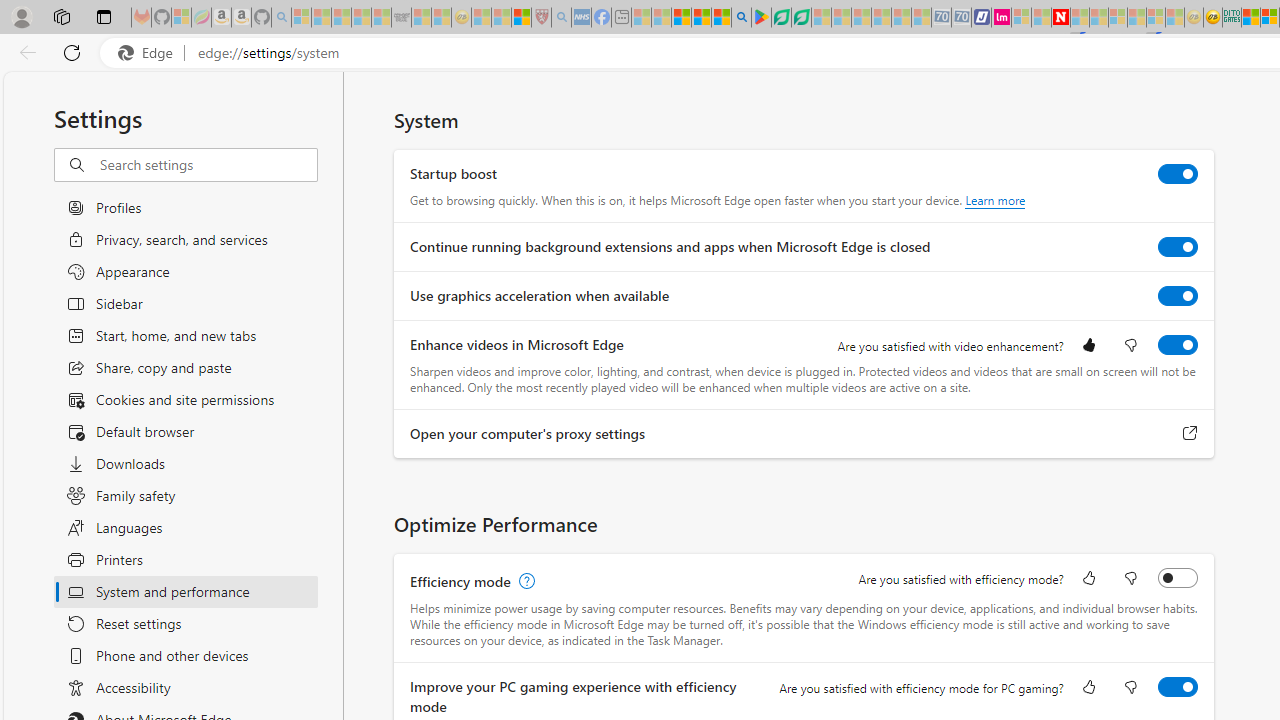 This screenshot has width=1280, height=720. Describe the element at coordinates (1178, 295) in the screenshot. I see `'Use graphics acceleration when available'` at that location.